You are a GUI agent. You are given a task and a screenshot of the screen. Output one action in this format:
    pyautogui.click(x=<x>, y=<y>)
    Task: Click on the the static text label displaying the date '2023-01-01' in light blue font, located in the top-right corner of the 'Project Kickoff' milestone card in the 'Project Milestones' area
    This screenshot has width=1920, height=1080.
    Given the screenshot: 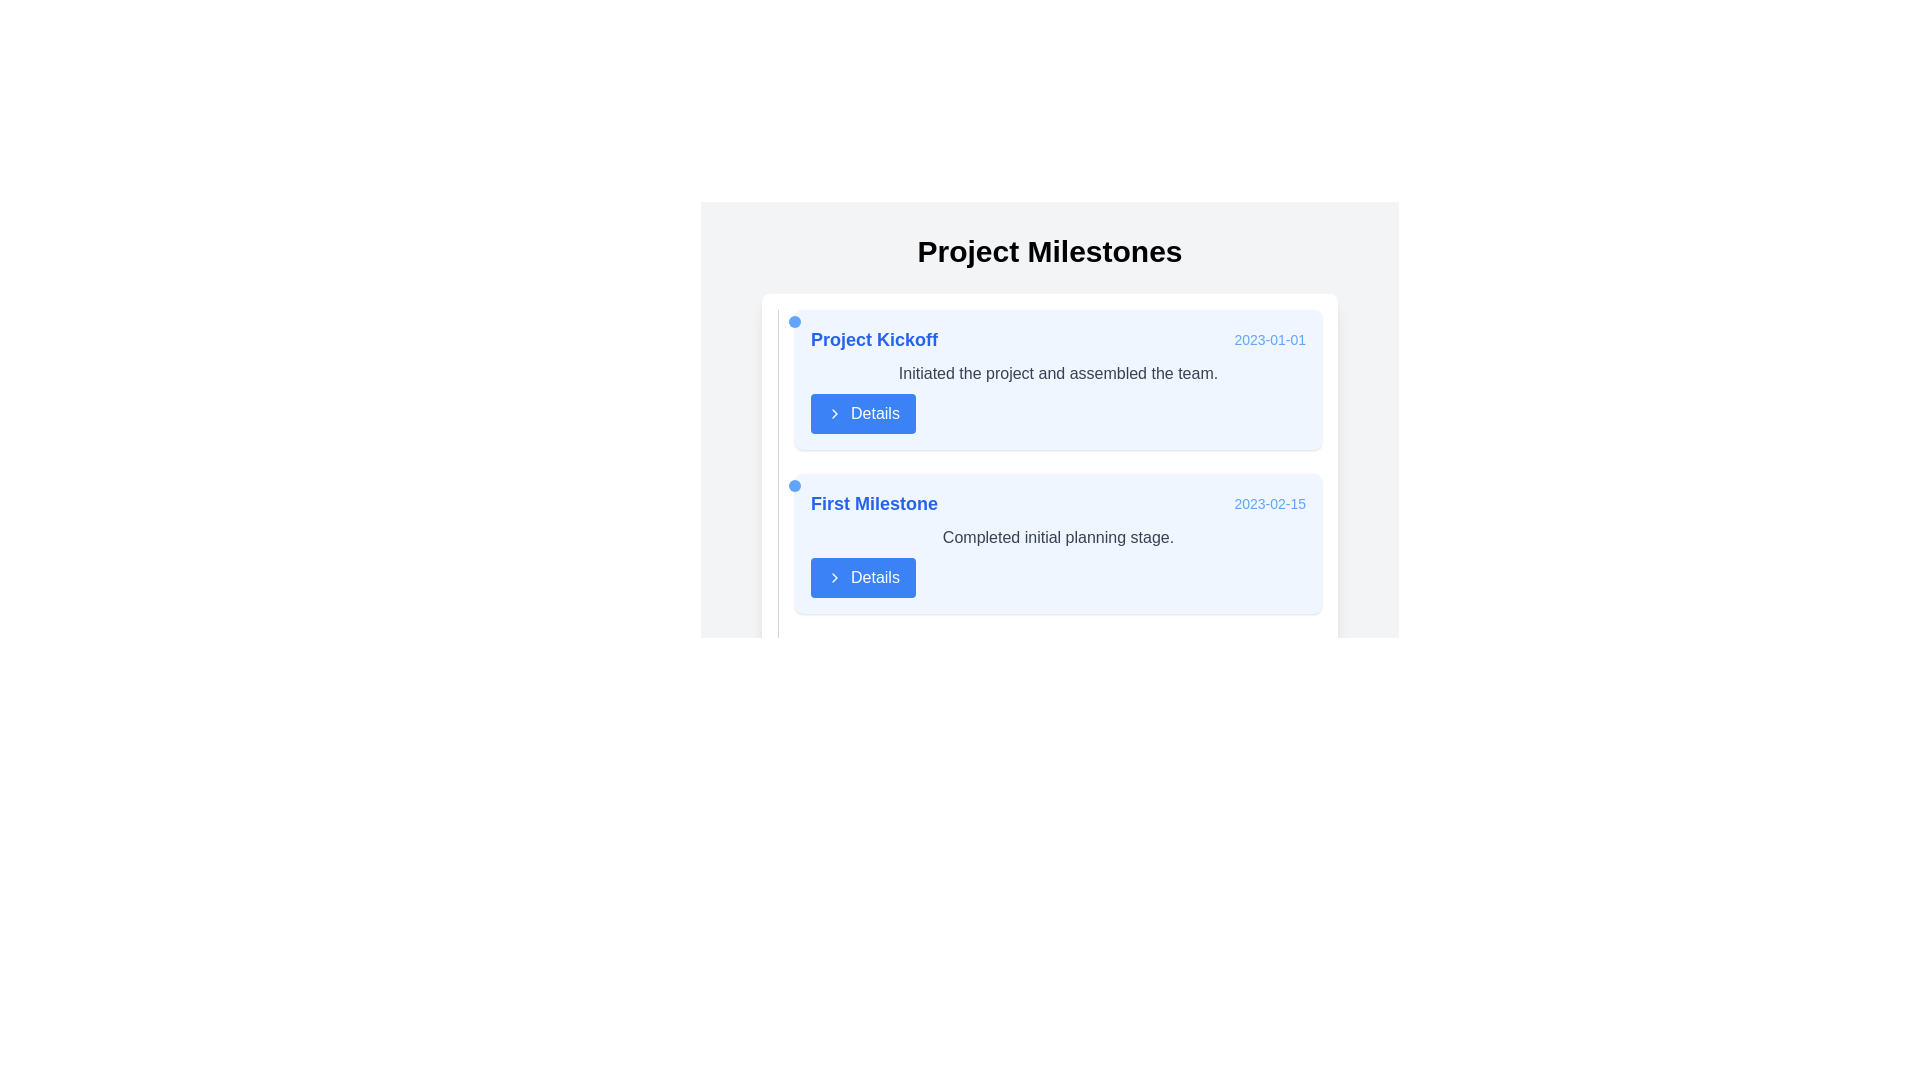 What is the action you would take?
    pyautogui.click(x=1269, y=338)
    